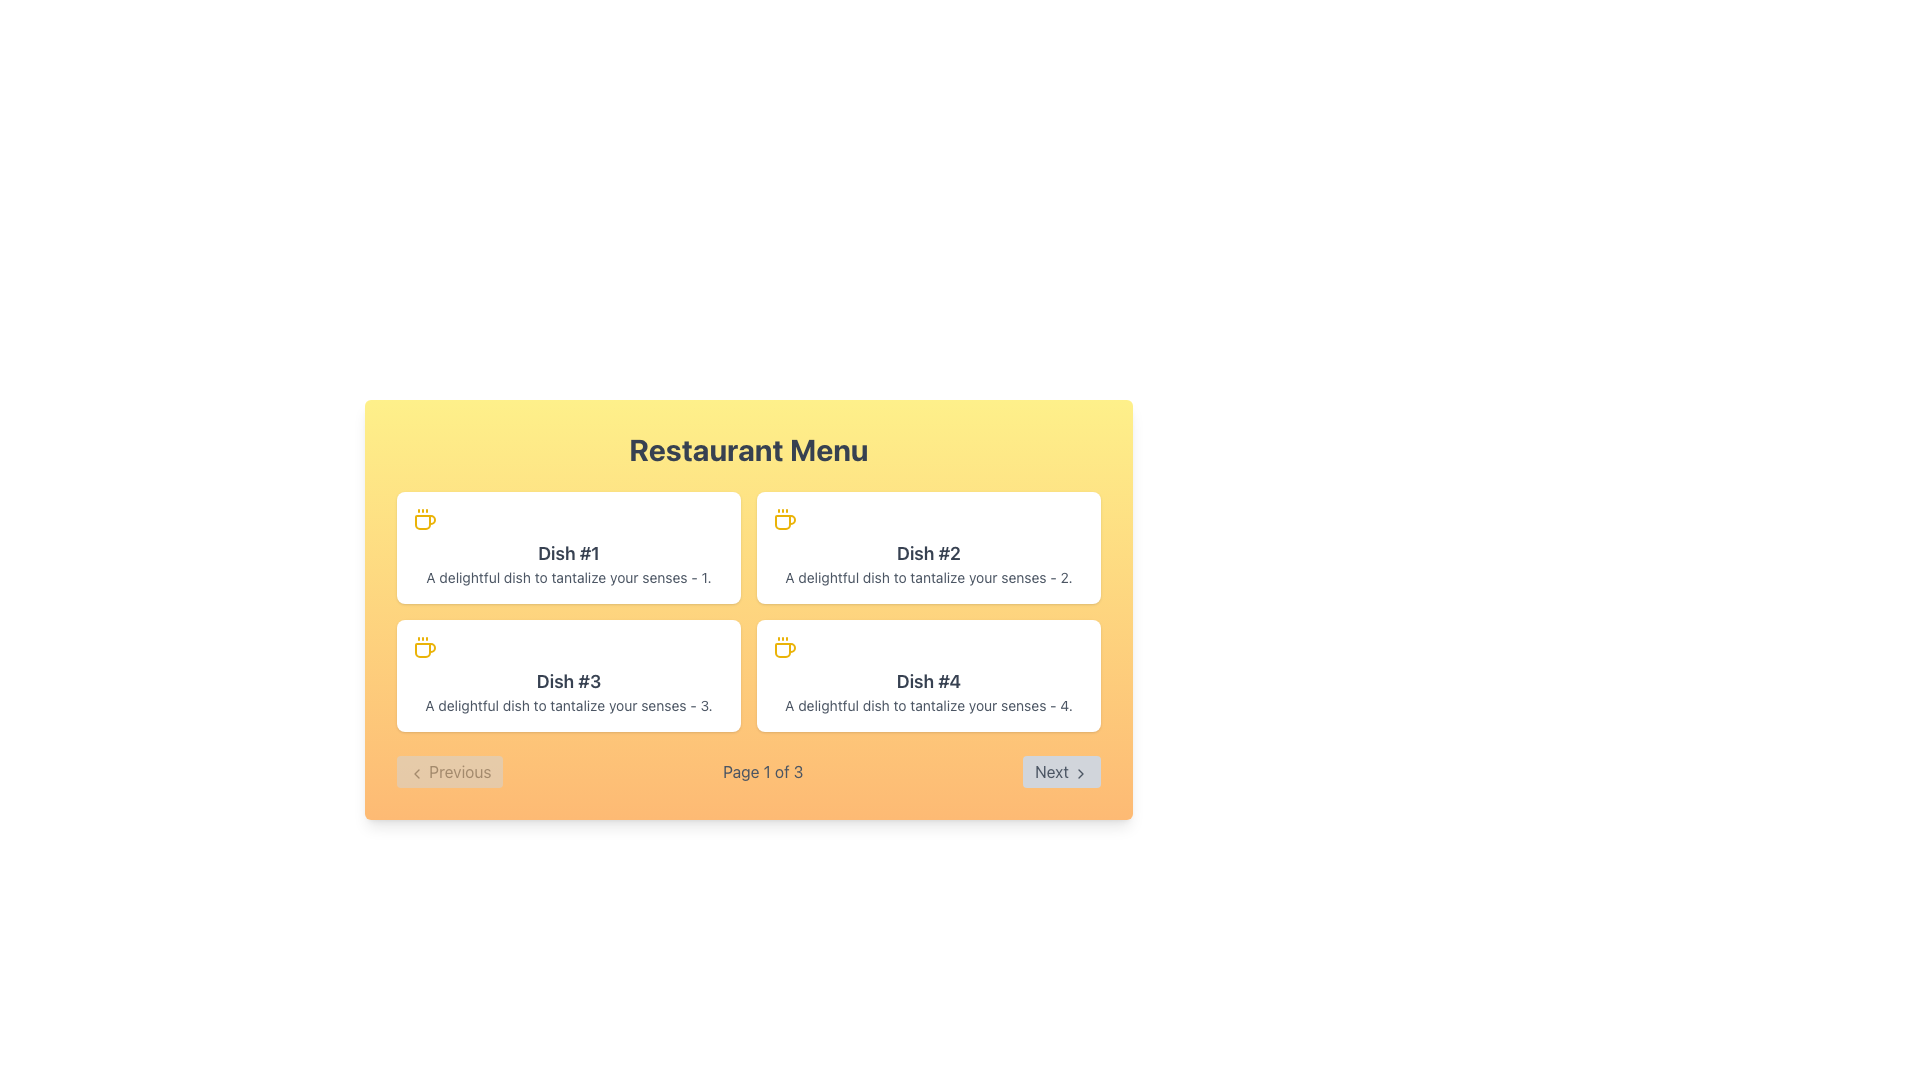 The image size is (1920, 1080). I want to click on the card element with a white background and a coffee cup icon, featuring the heading 'Dish #4' and description text, located in the bottom-right corner of the Restaurant Menu section, so click(928, 675).